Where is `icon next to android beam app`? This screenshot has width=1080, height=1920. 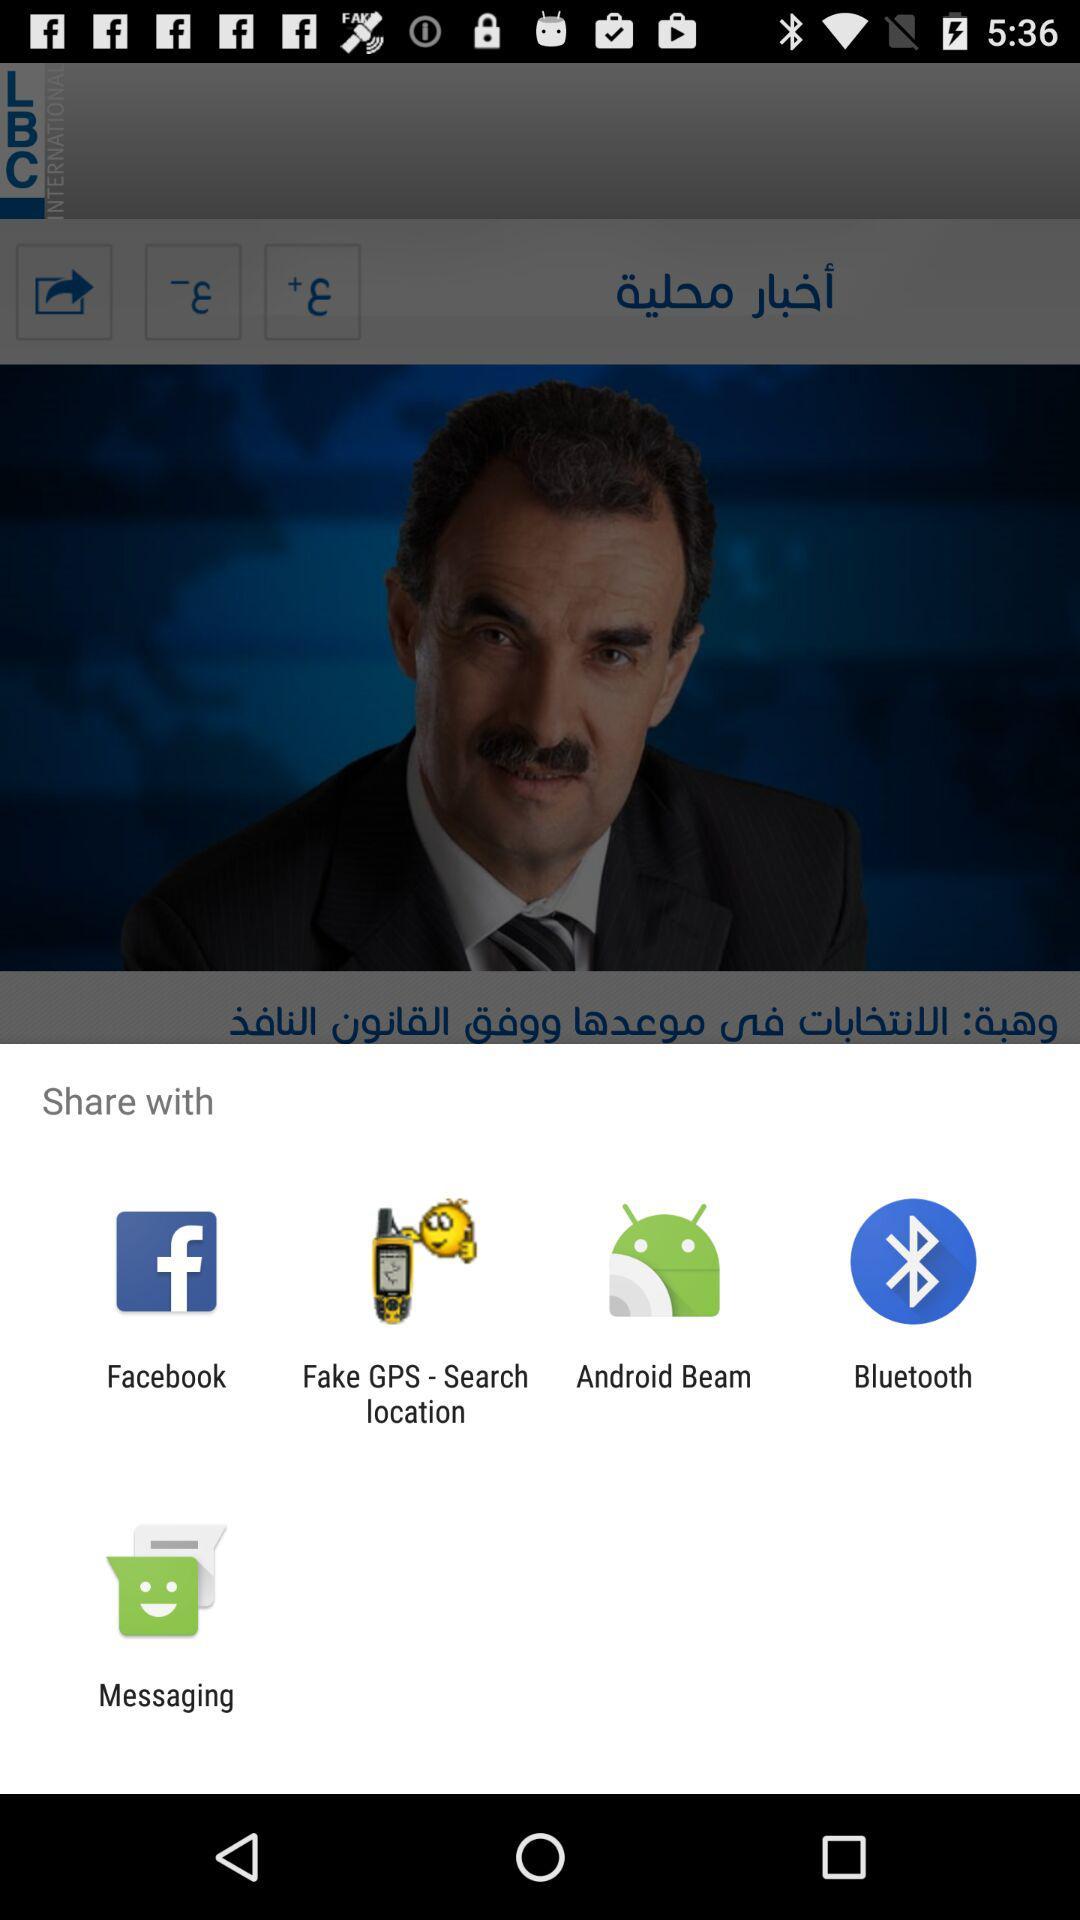
icon next to android beam app is located at coordinates (414, 1392).